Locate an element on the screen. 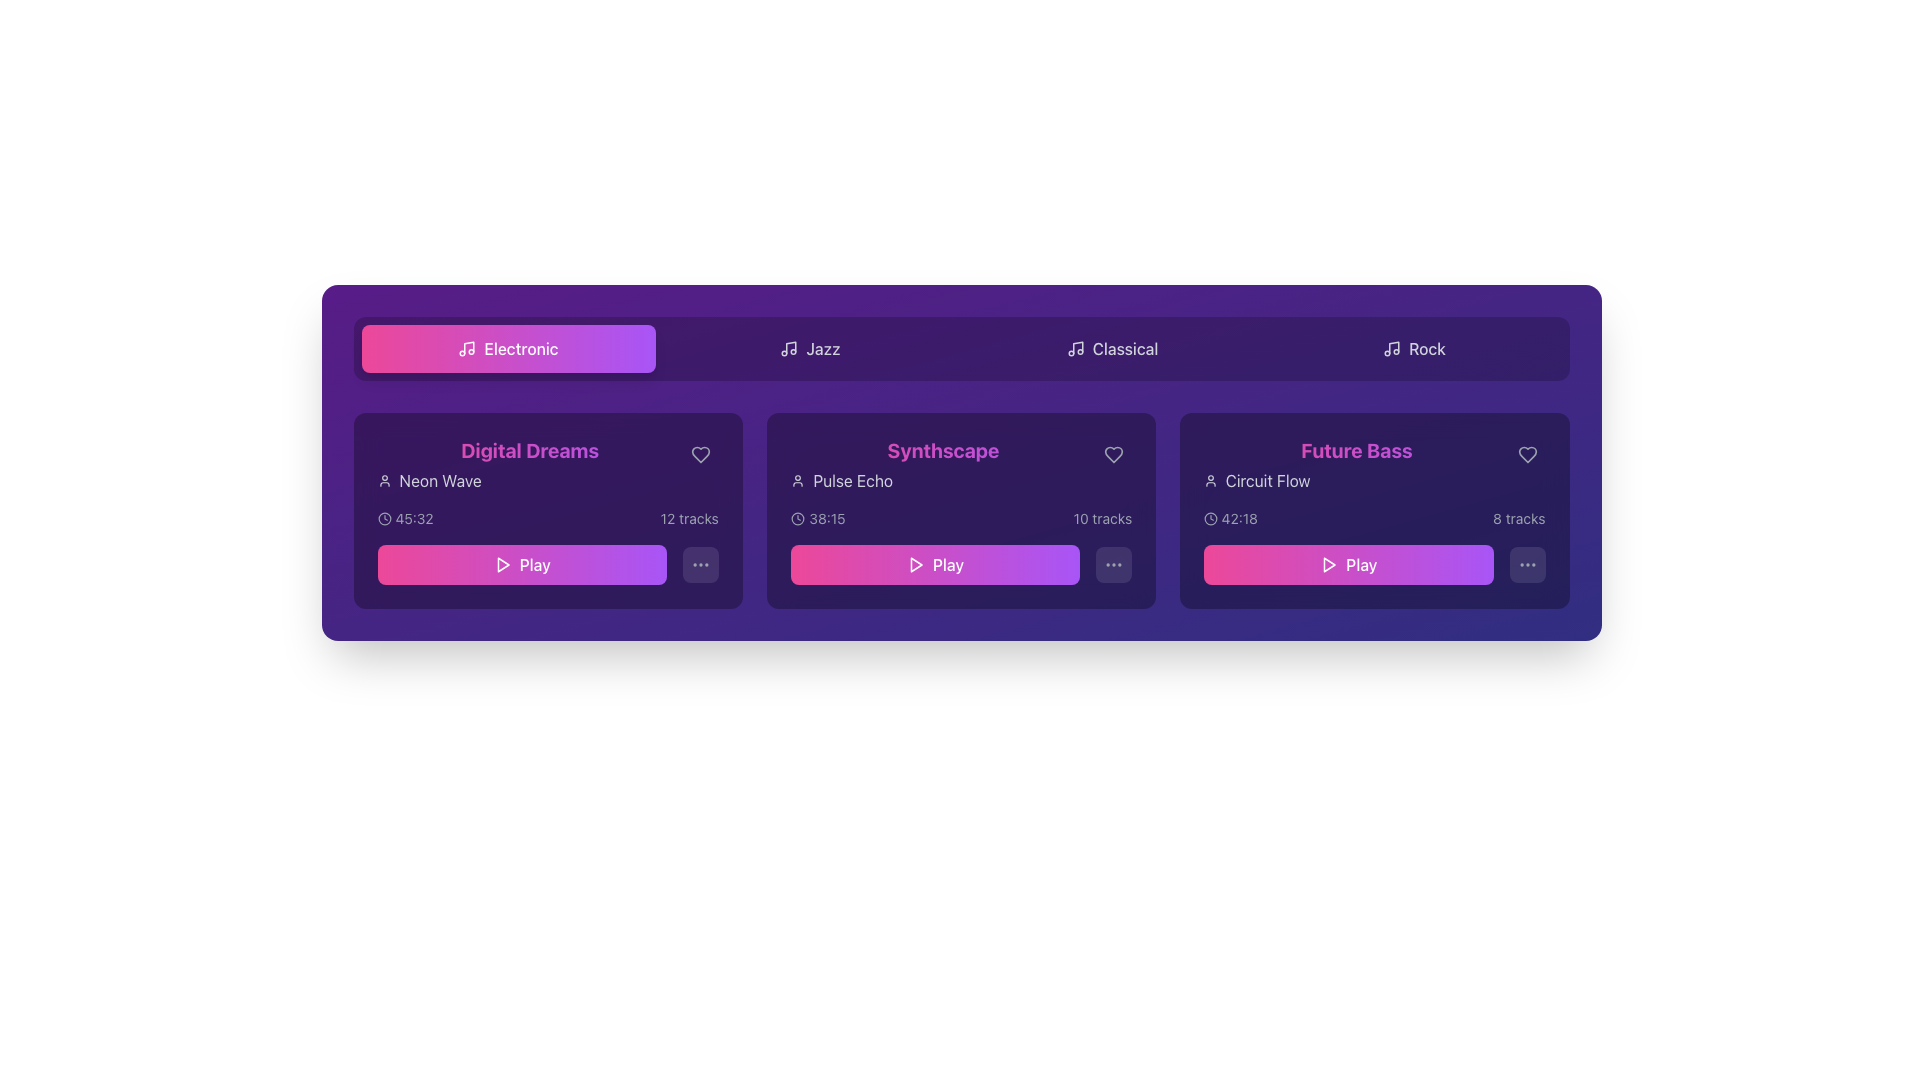  the heart icon located at the top-right corner of the second 'Synthscape' music card is located at coordinates (1113, 455).